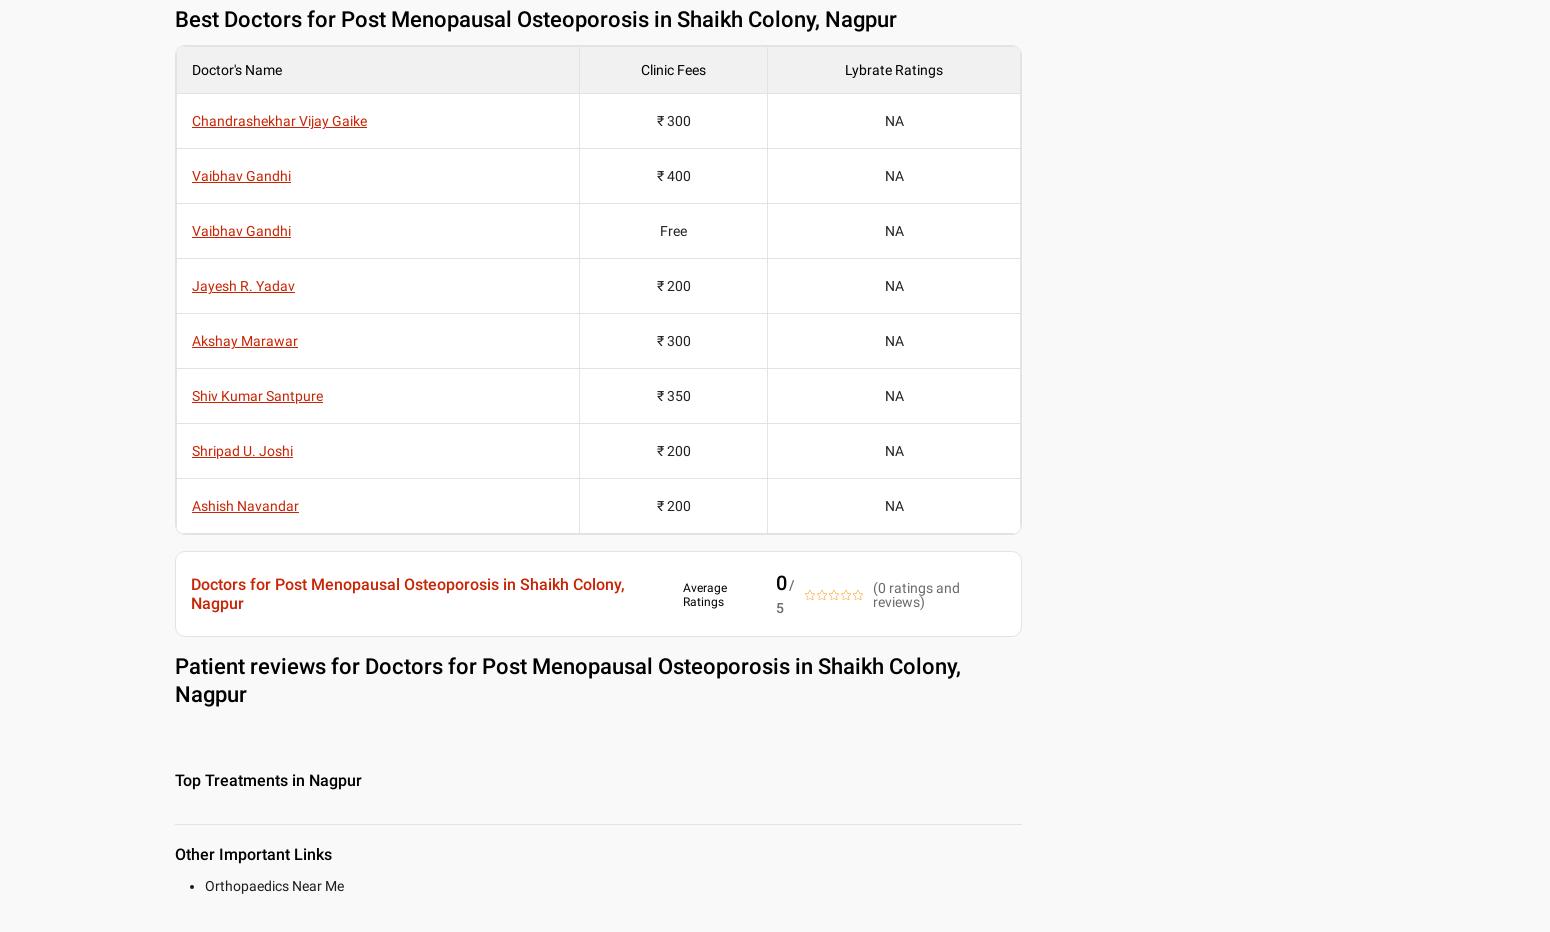  What do you see at coordinates (681, 593) in the screenshot?
I see `'Average Ratings'` at bounding box center [681, 593].